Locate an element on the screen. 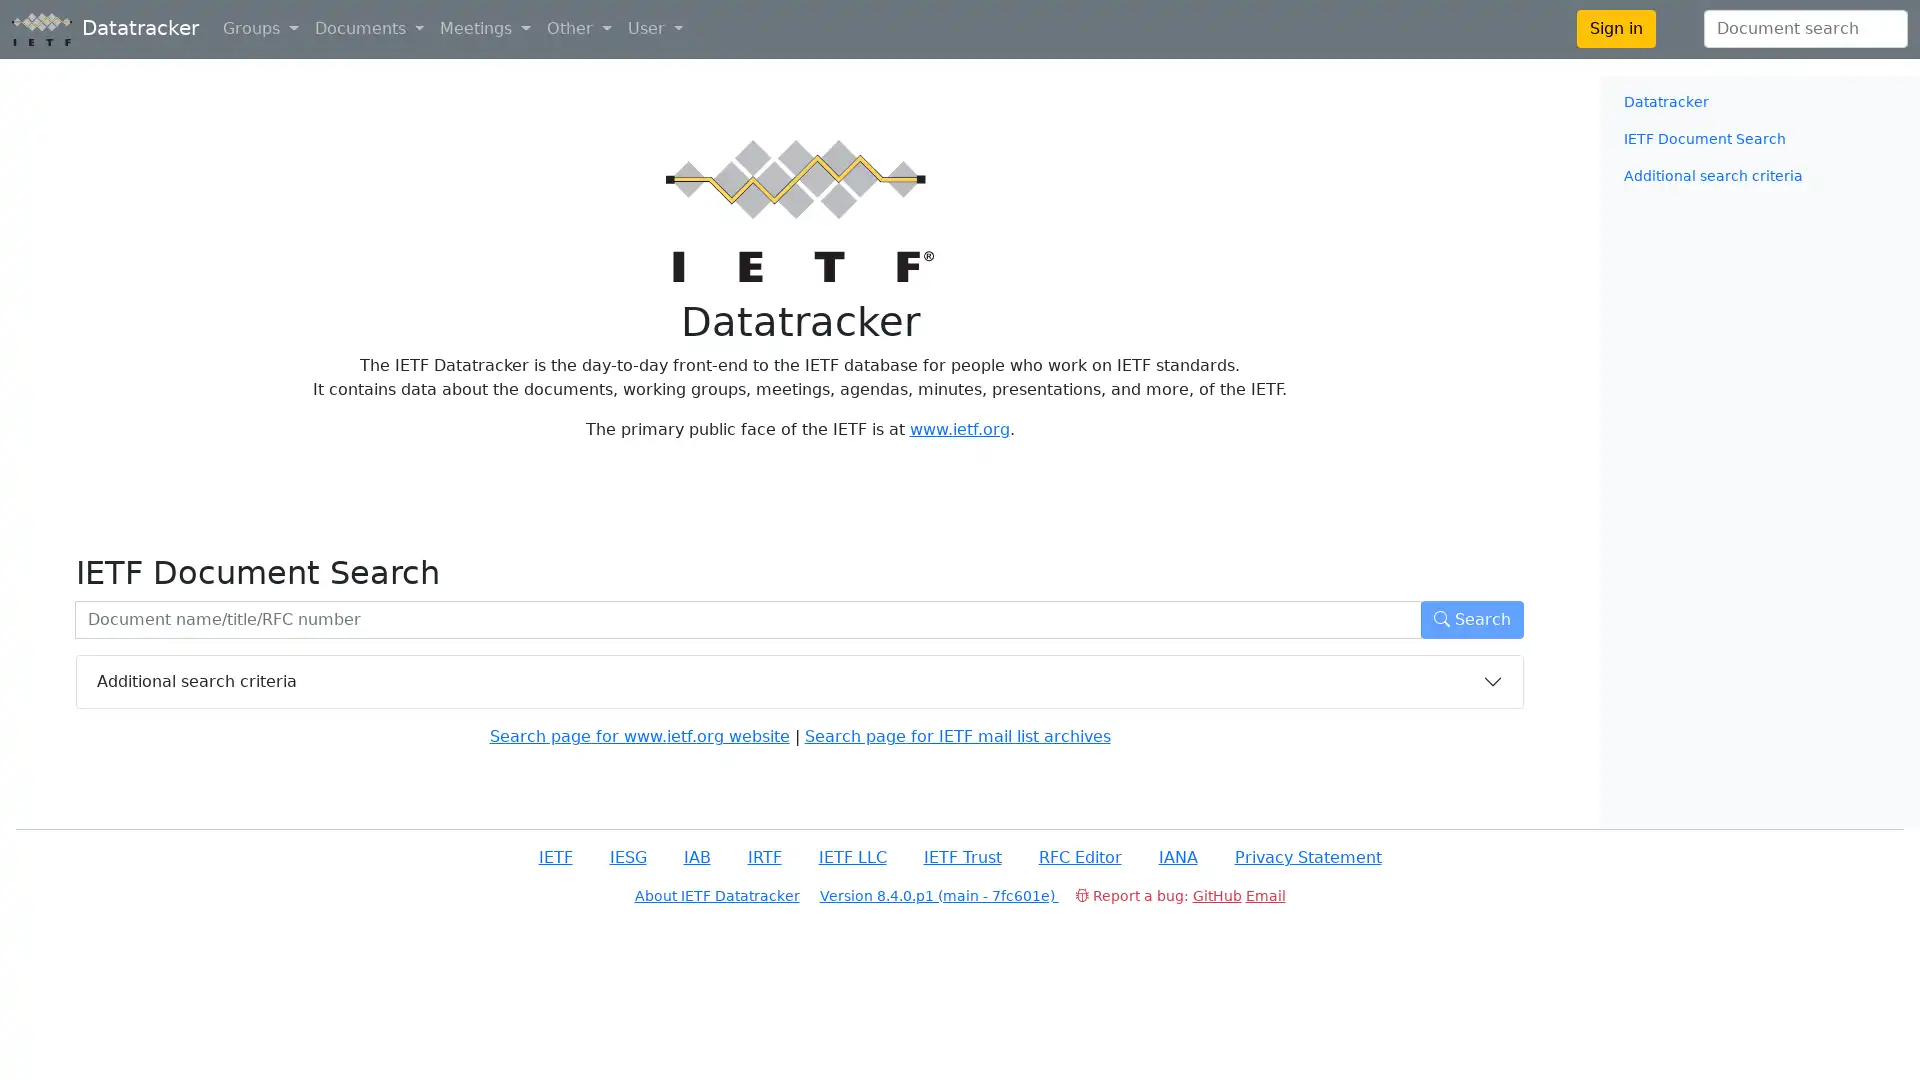  Documents is located at coordinates (369, 29).